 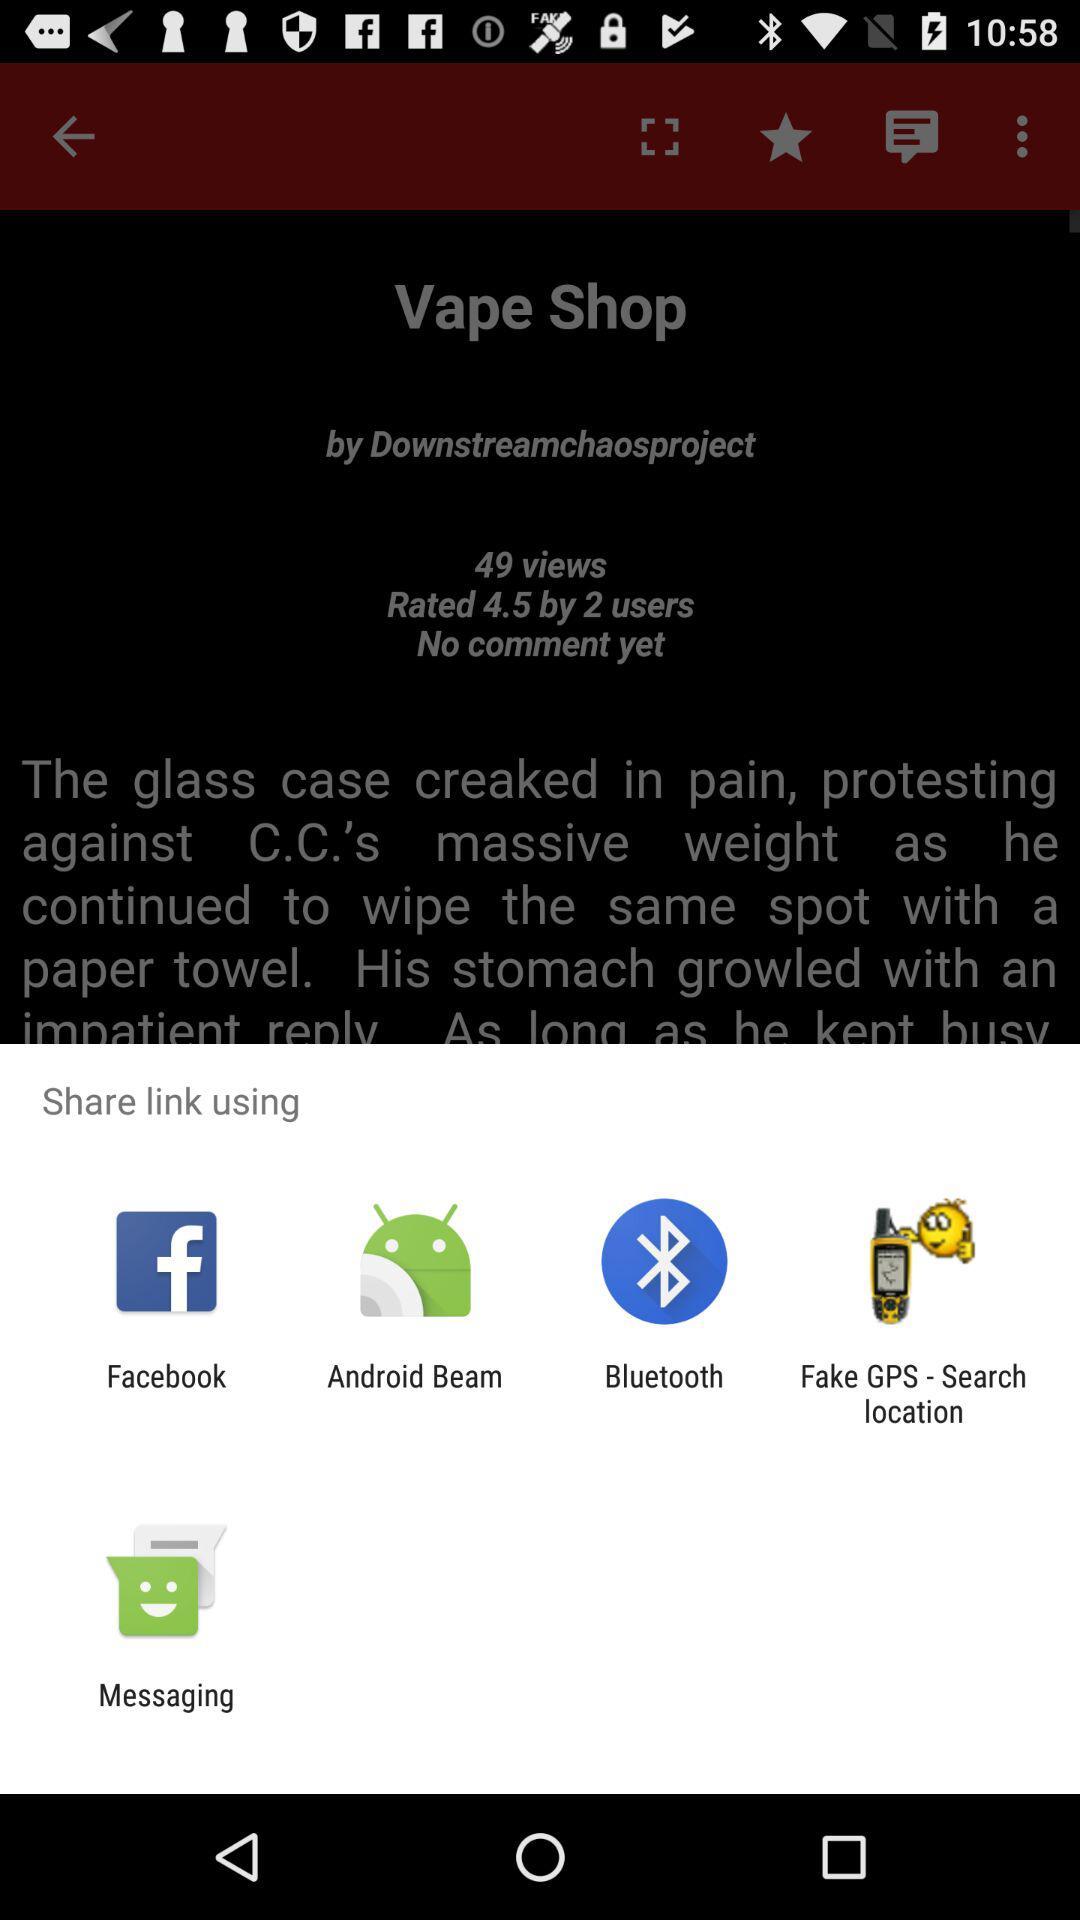 What do you see at coordinates (414, 1392) in the screenshot?
I see `the app to the left of the bluetooth` at bounding box center [414, 1392].